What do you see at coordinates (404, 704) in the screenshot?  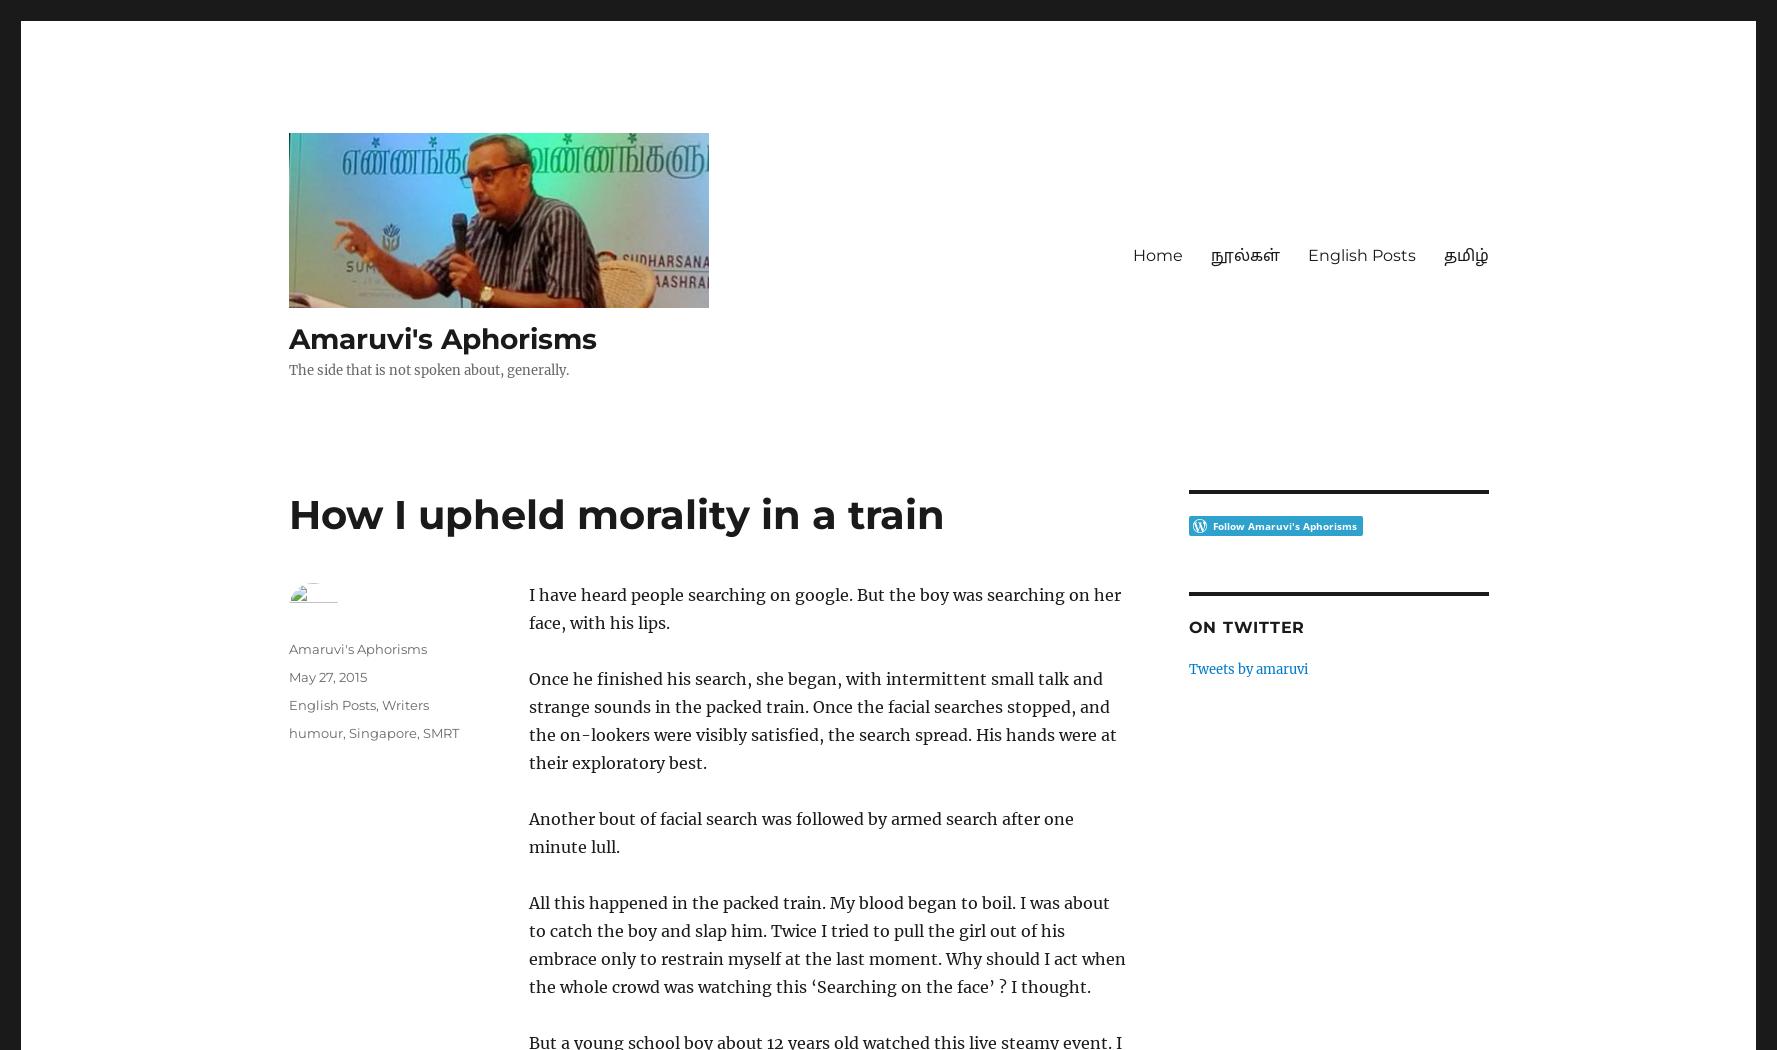 I see `'Writers'` at bounding box center [404, 704].